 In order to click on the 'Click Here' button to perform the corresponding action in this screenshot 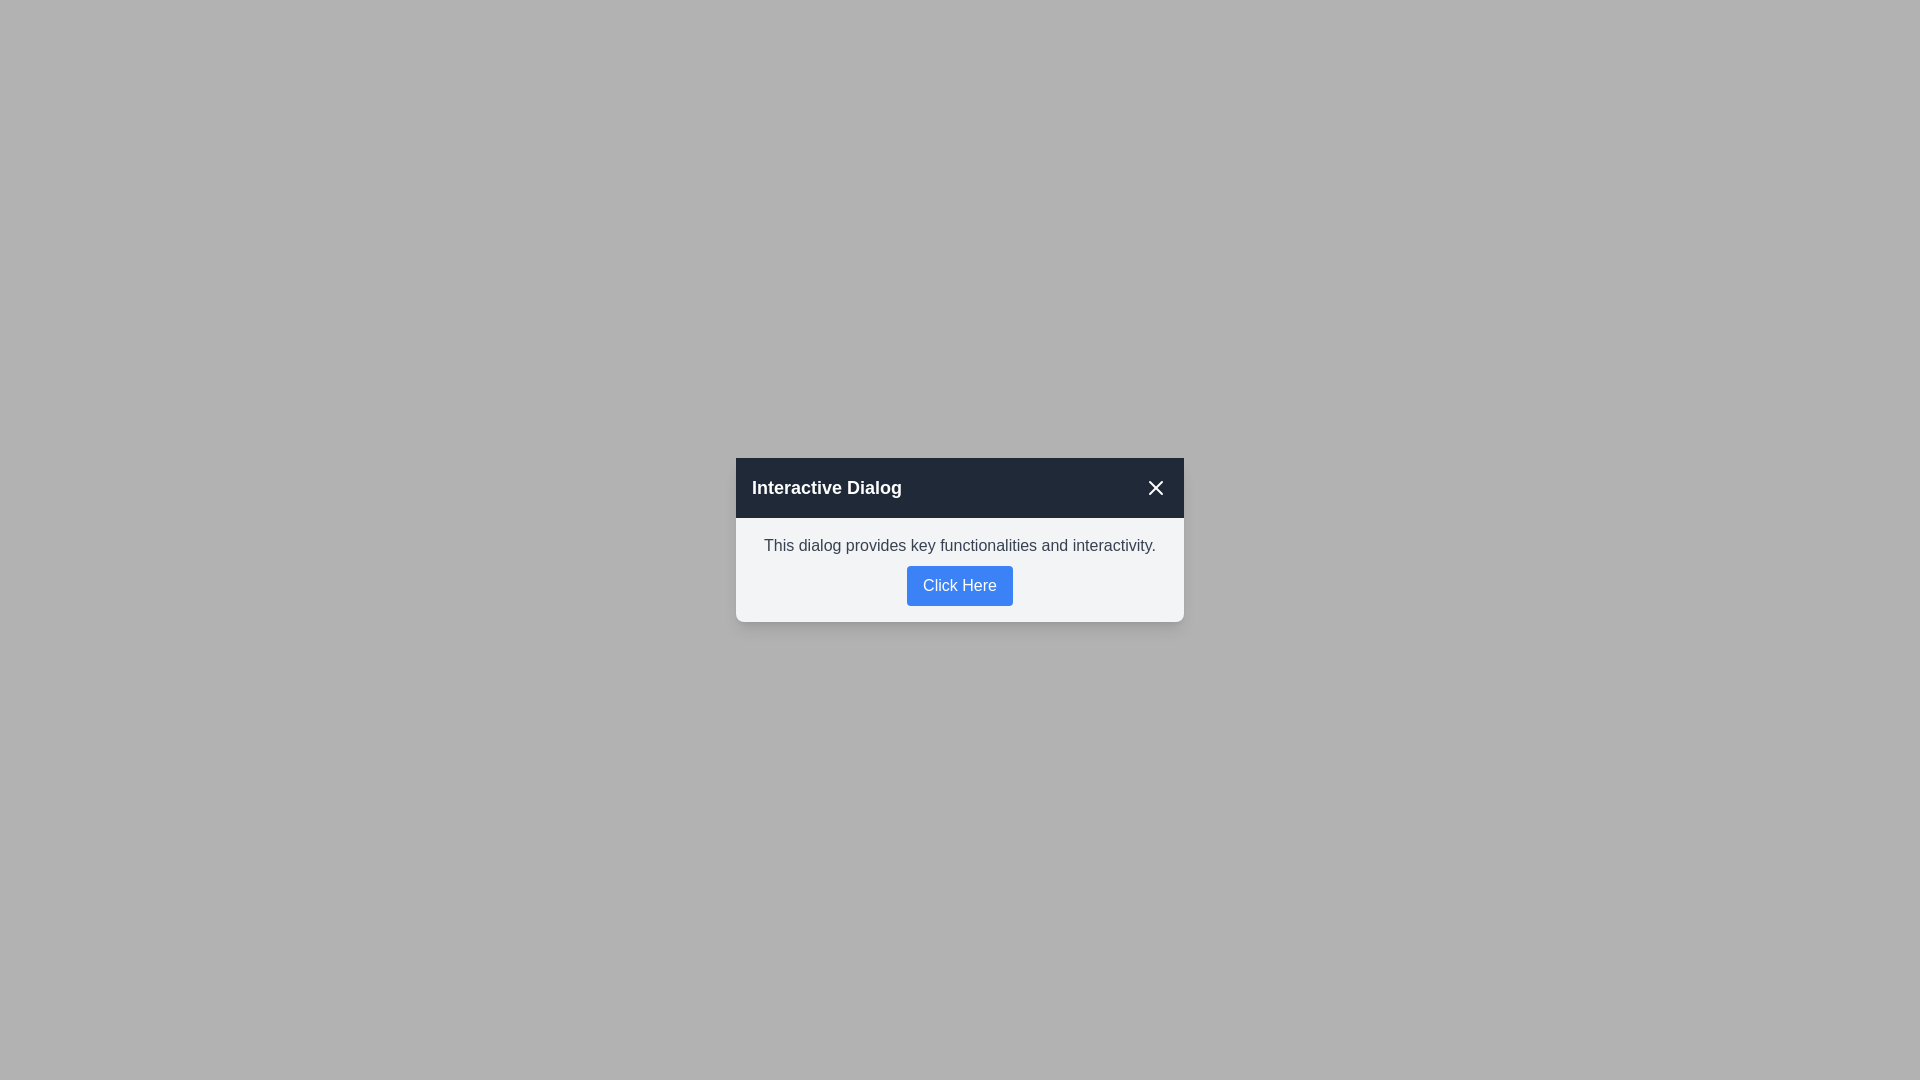, I will do `click(960, 585)`.